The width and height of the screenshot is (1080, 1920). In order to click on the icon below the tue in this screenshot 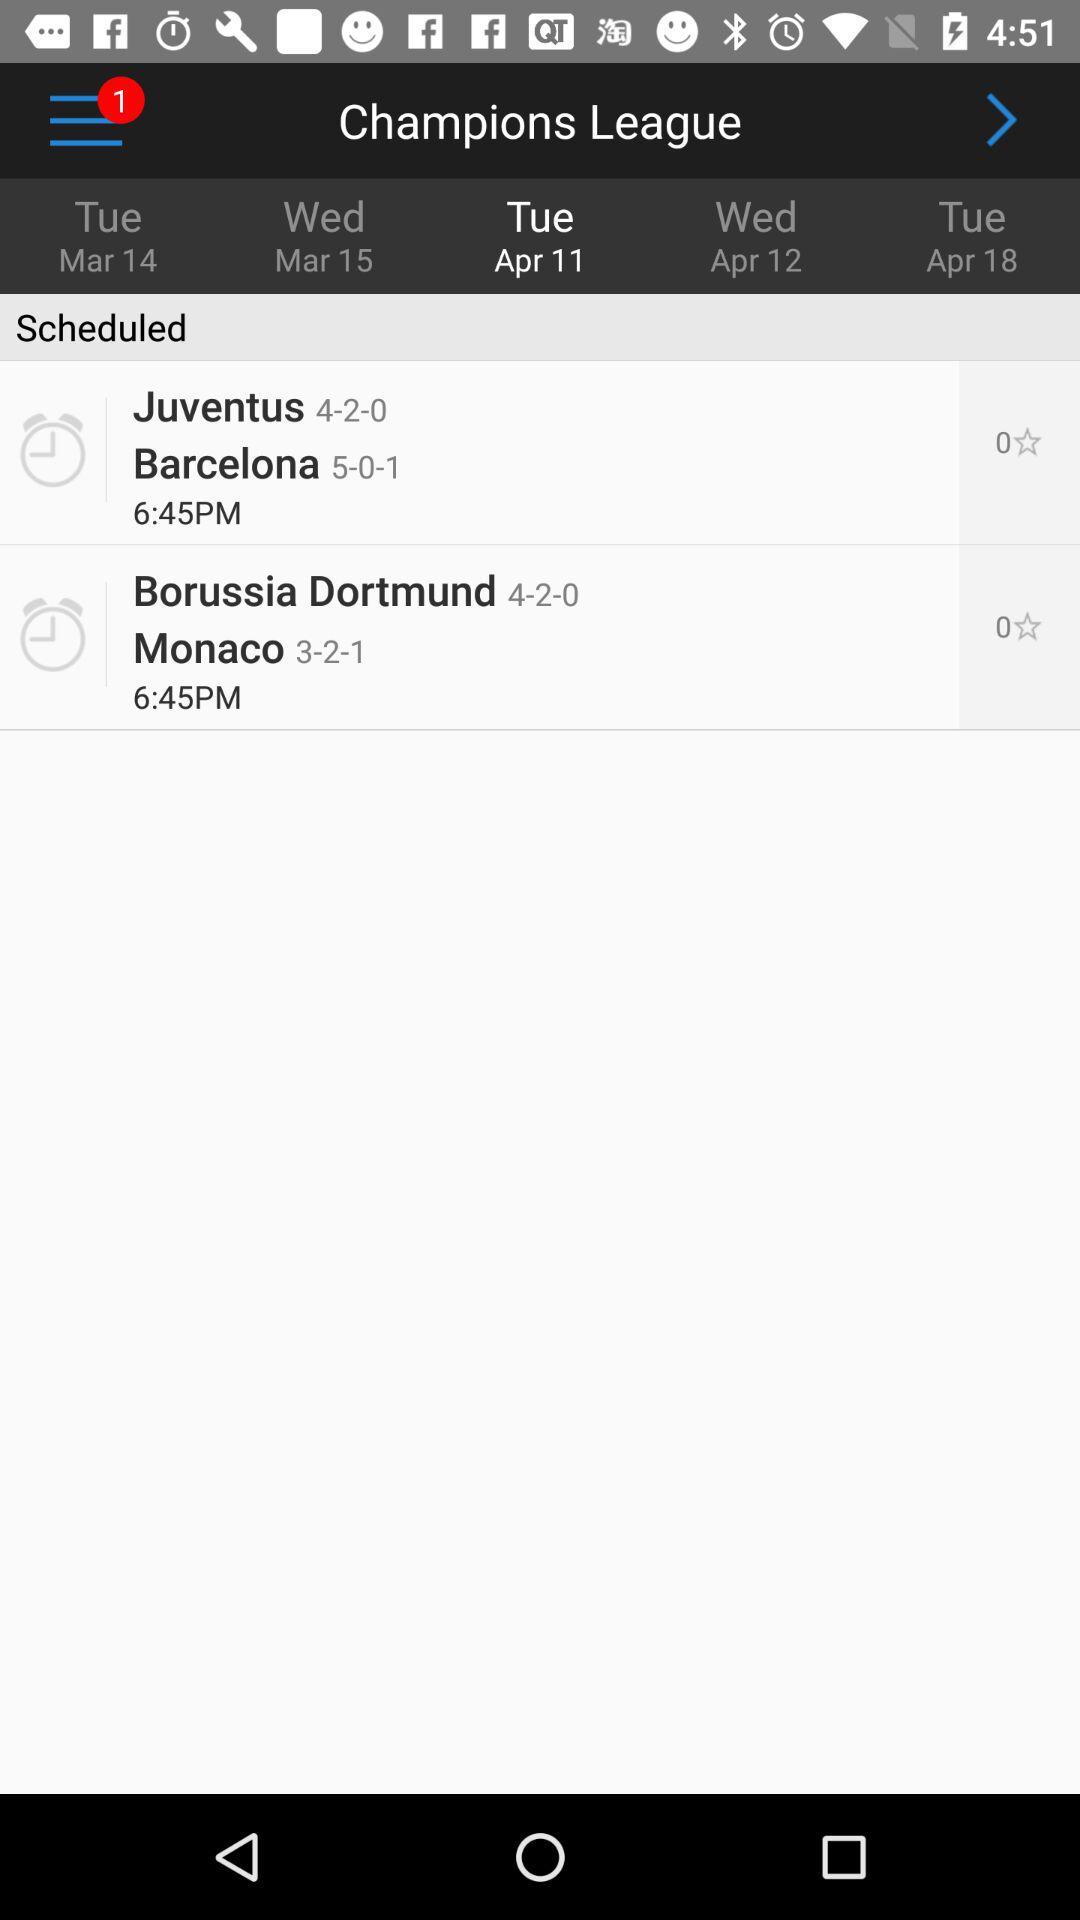, I will do `click(93, 326)`.